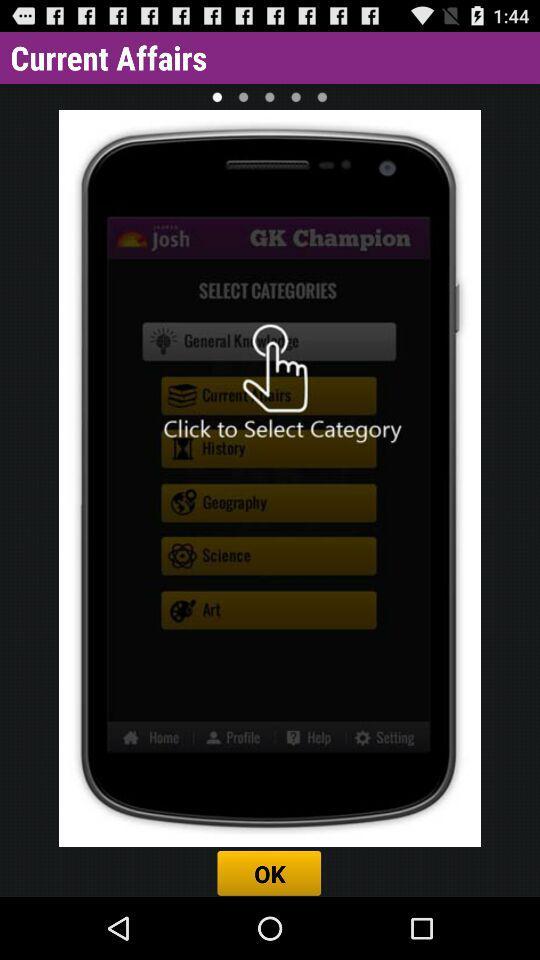 Image resolution: width=540 pixels, height=960 pixels. Describe the element at coordinates (270, 872) in the screenshot. I see `the ok item` at that location.